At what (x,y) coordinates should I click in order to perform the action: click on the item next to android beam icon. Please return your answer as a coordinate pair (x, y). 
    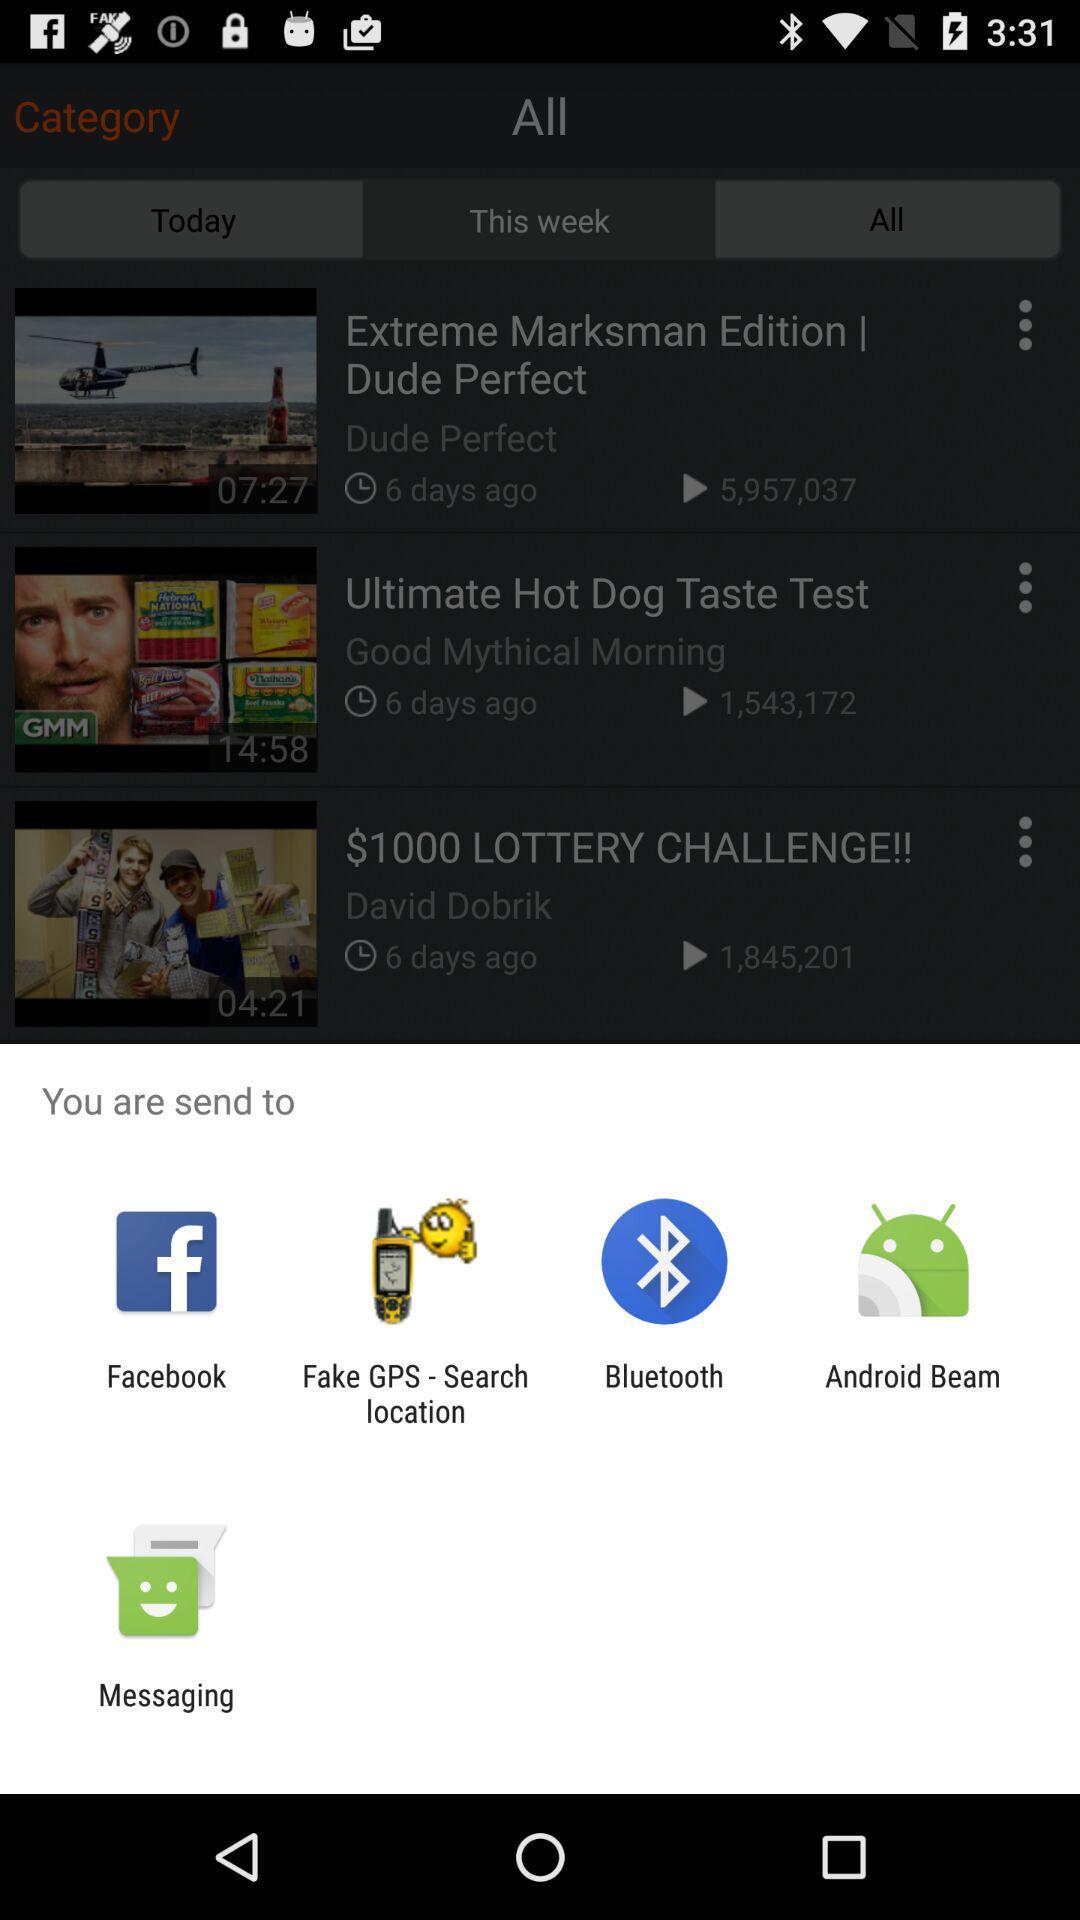
    Looking at the image, I should click on (664, 1392).